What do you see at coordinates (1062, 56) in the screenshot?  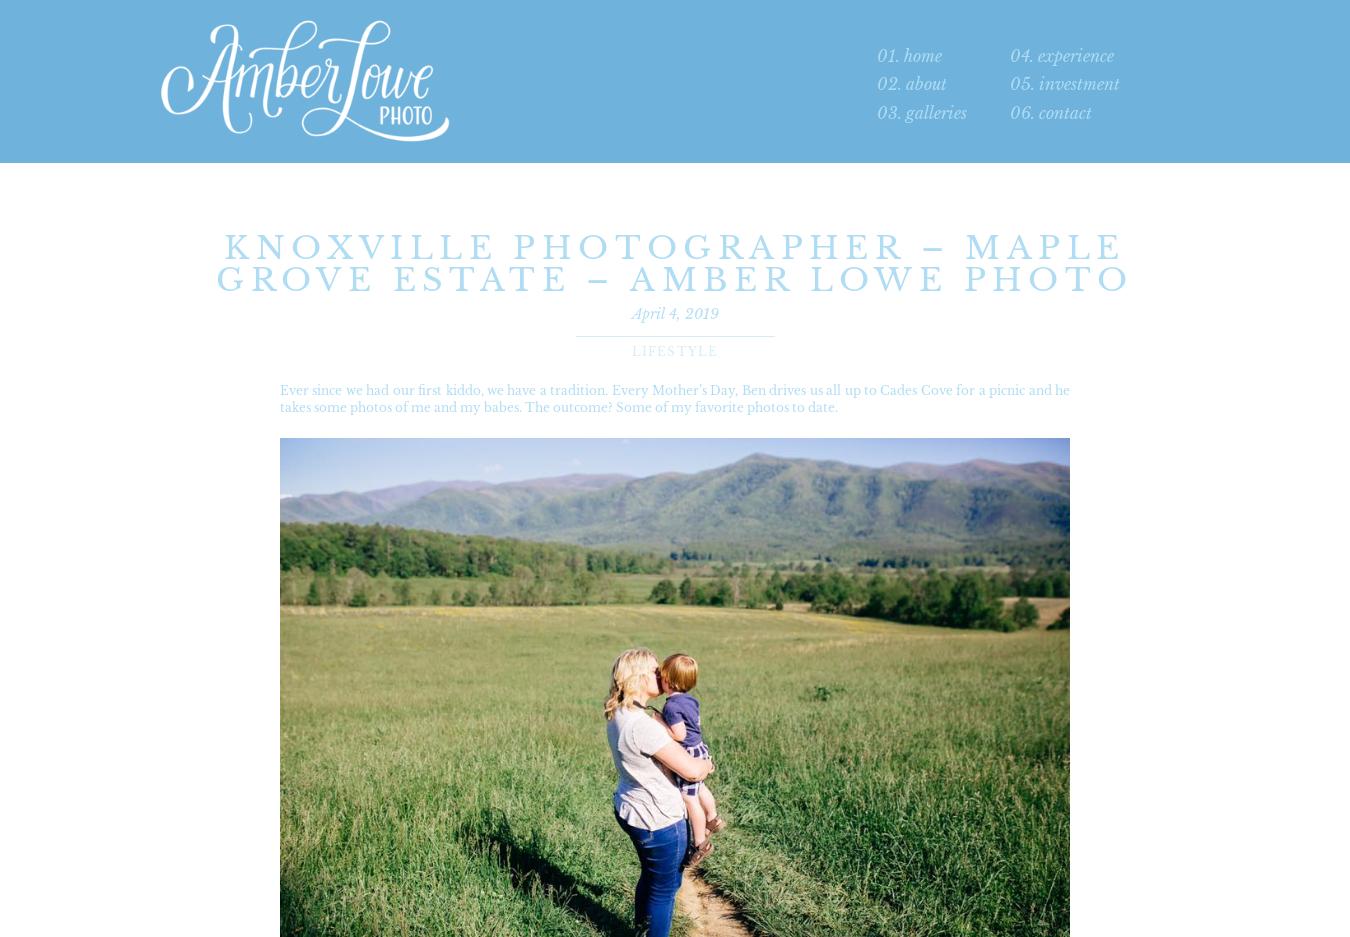 I see `'04. experience'` at bounding box center [1062, 56].